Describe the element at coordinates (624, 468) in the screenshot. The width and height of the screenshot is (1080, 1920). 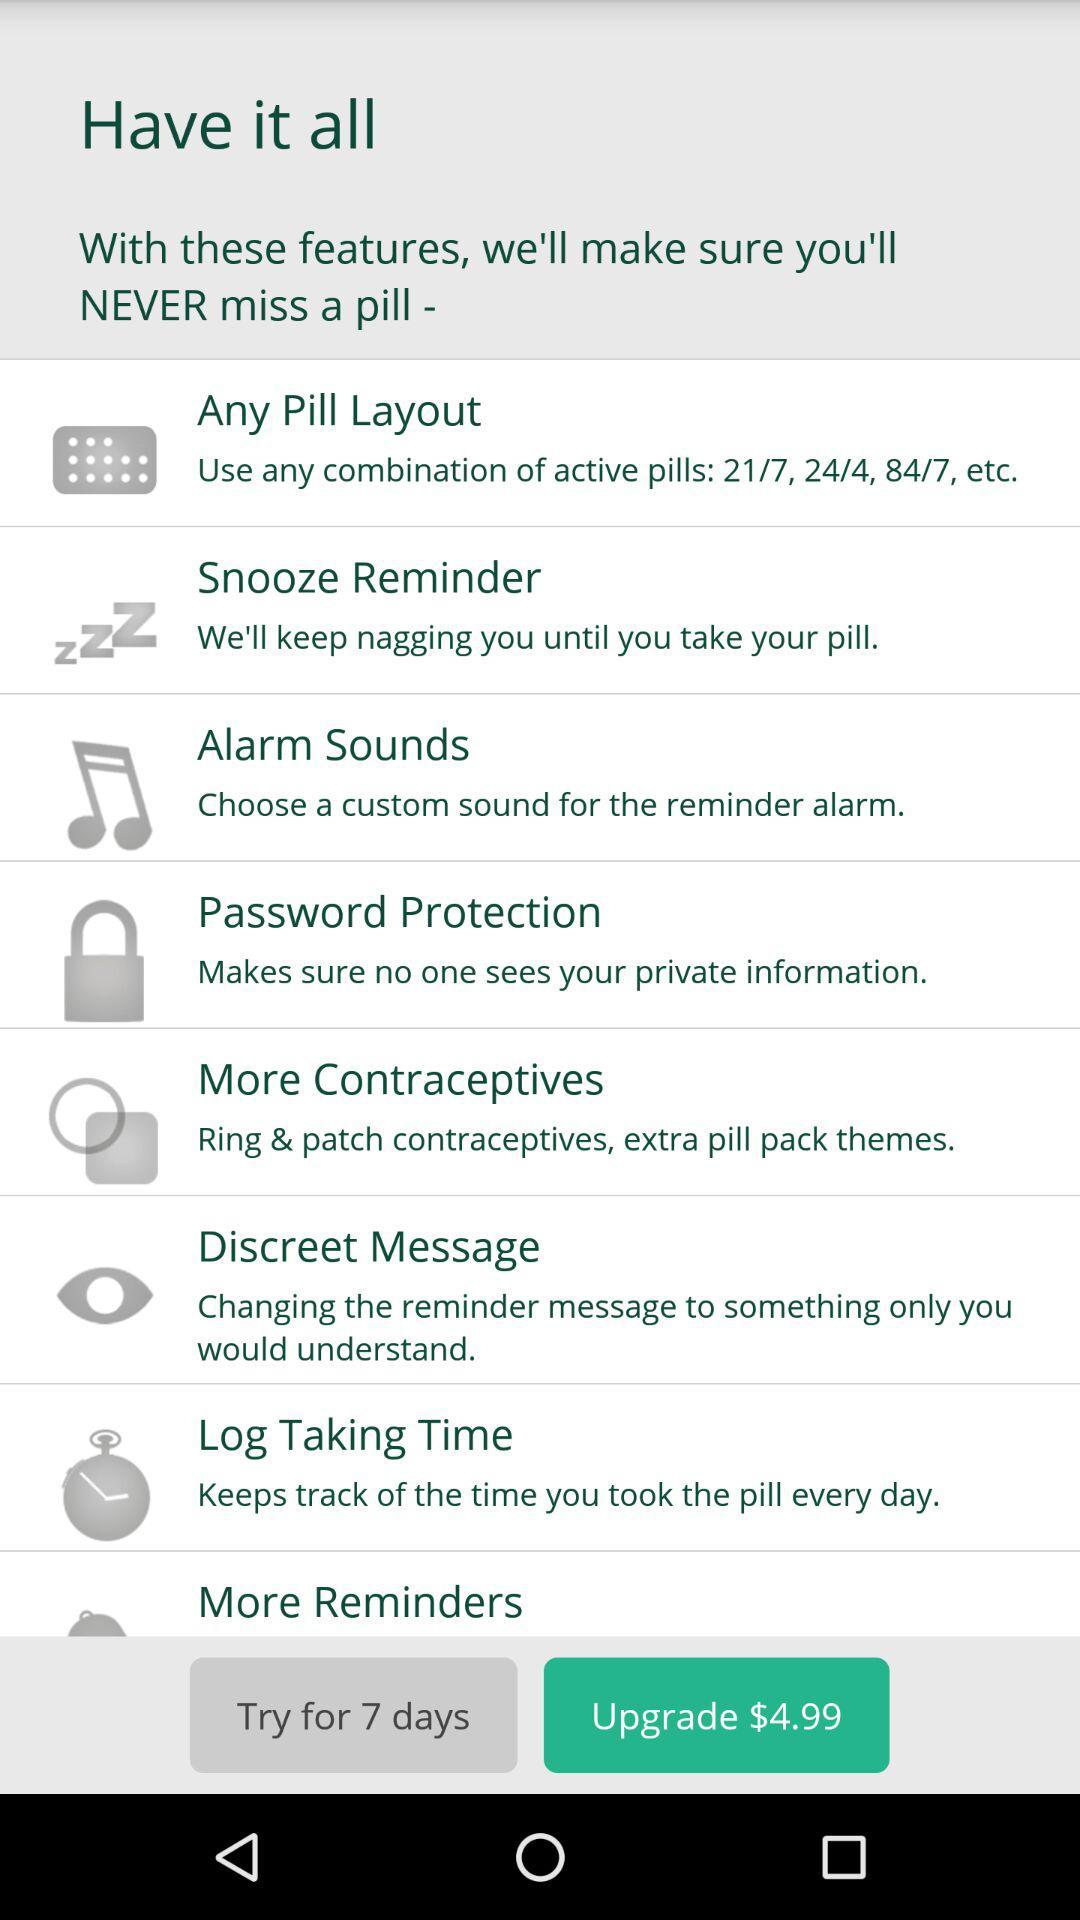
I see `item below the any pill layout app` at that location.